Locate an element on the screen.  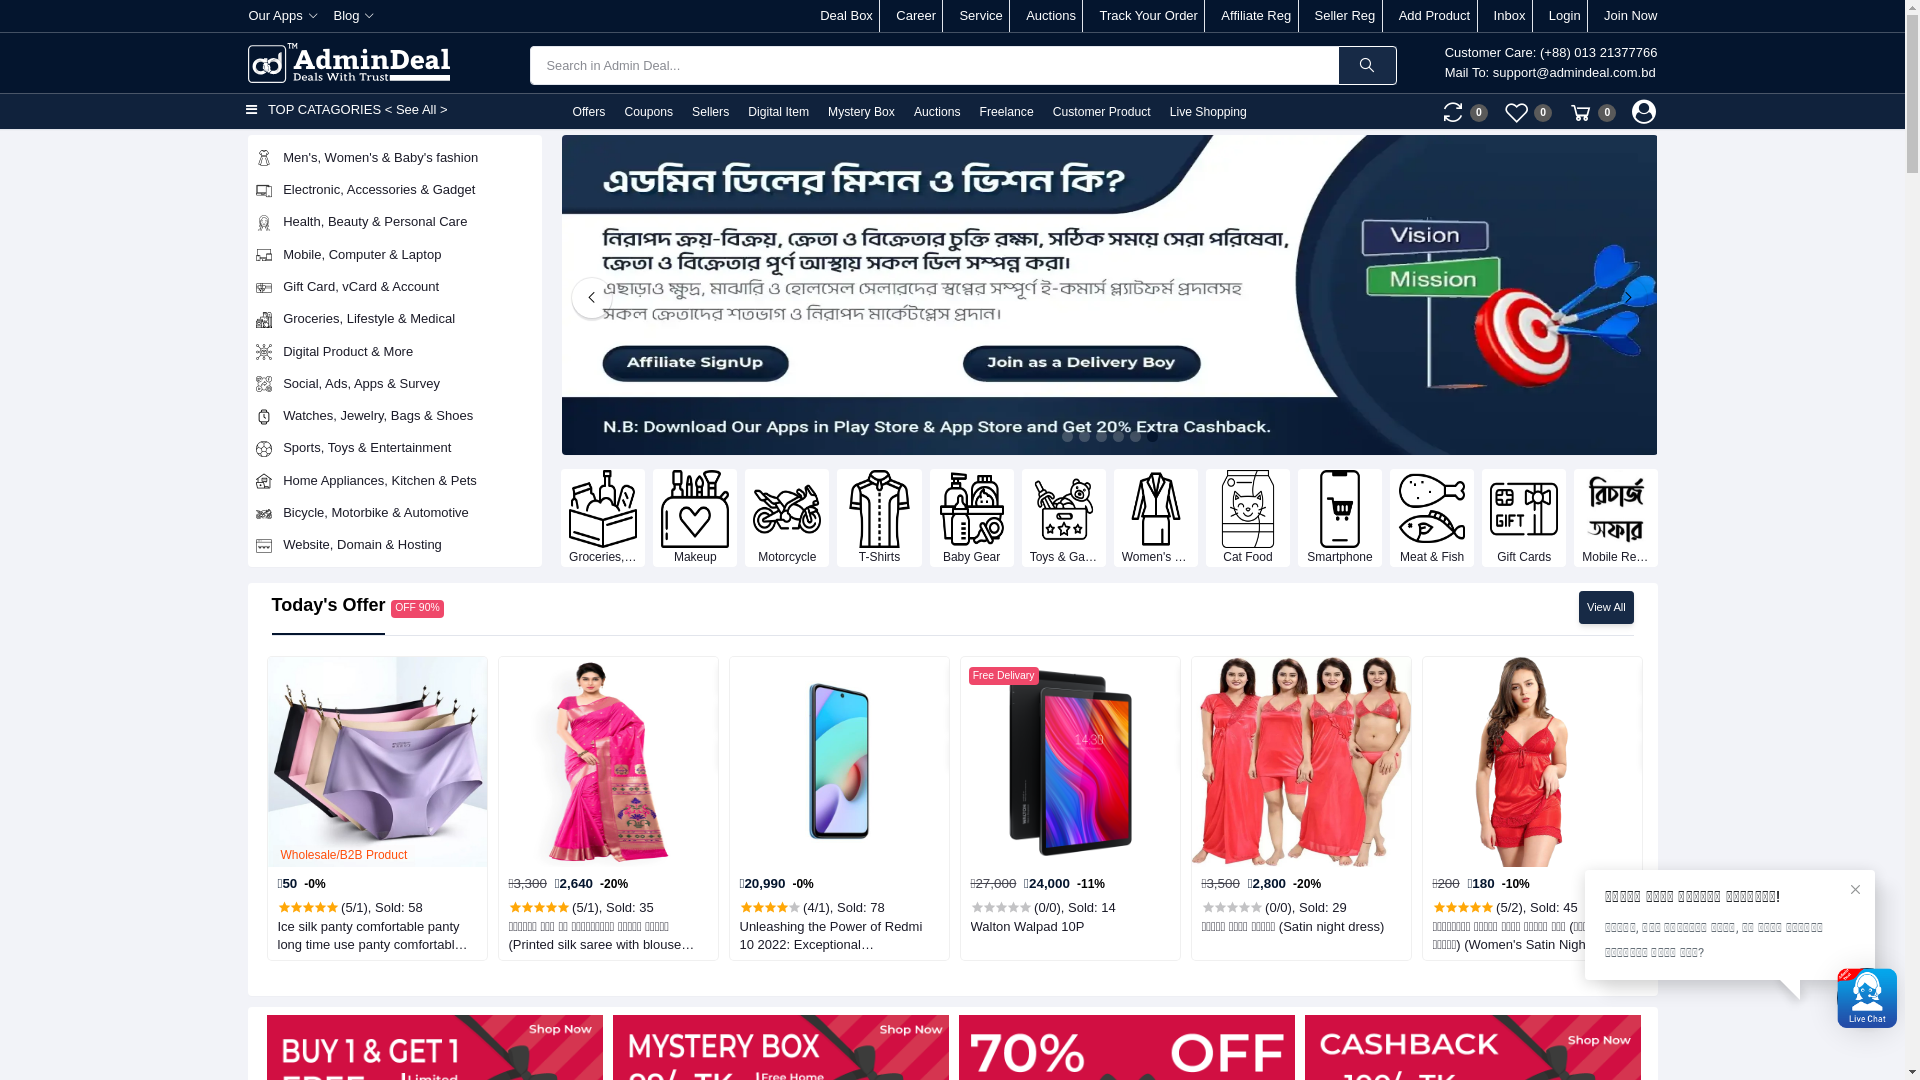
'Inbox' is located at coordinates (1493, 15).